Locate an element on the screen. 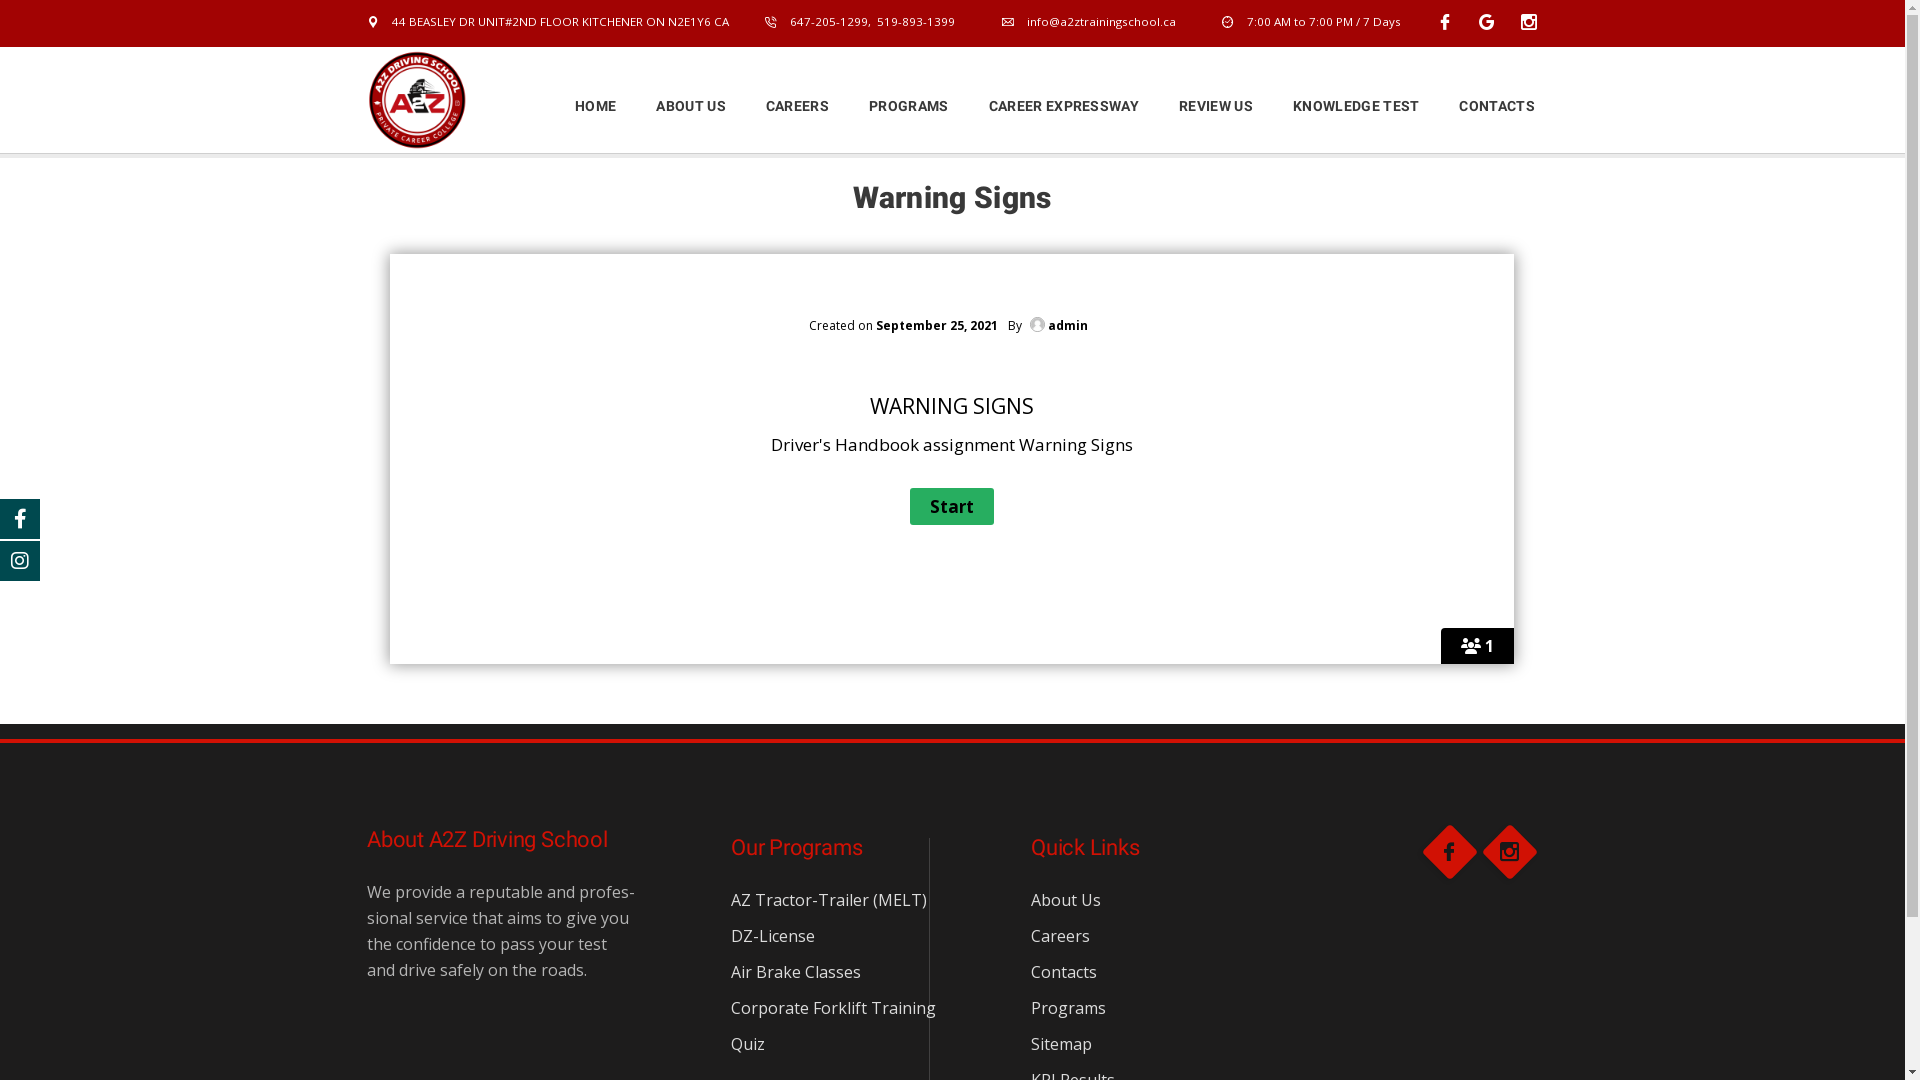  'Corporate Forklift Training' is located at coordinates (833, 1007).